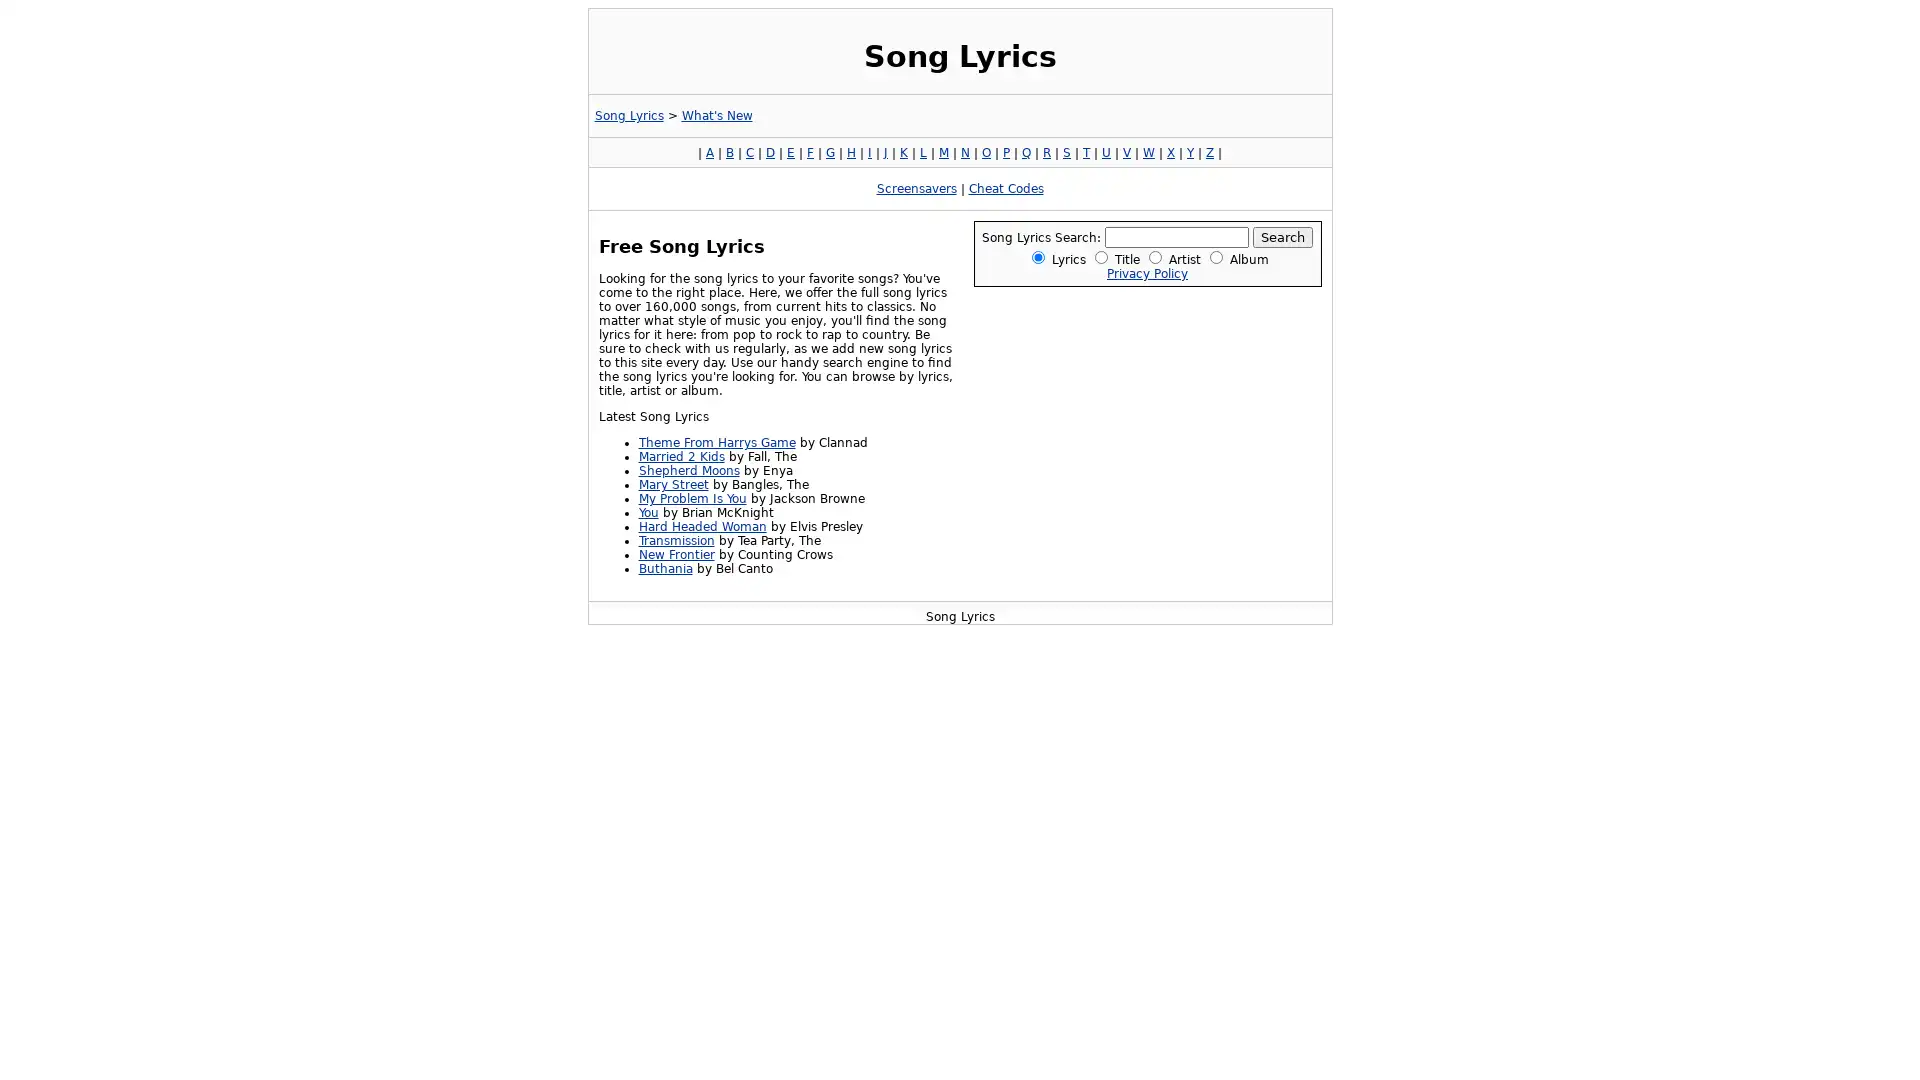 Image resolution: width=1920 pixels, height=1080 pixels. What do you see at coordinates (1282, 236) in the screenshot?
I see `Search` at bounding box center [1282, 236].